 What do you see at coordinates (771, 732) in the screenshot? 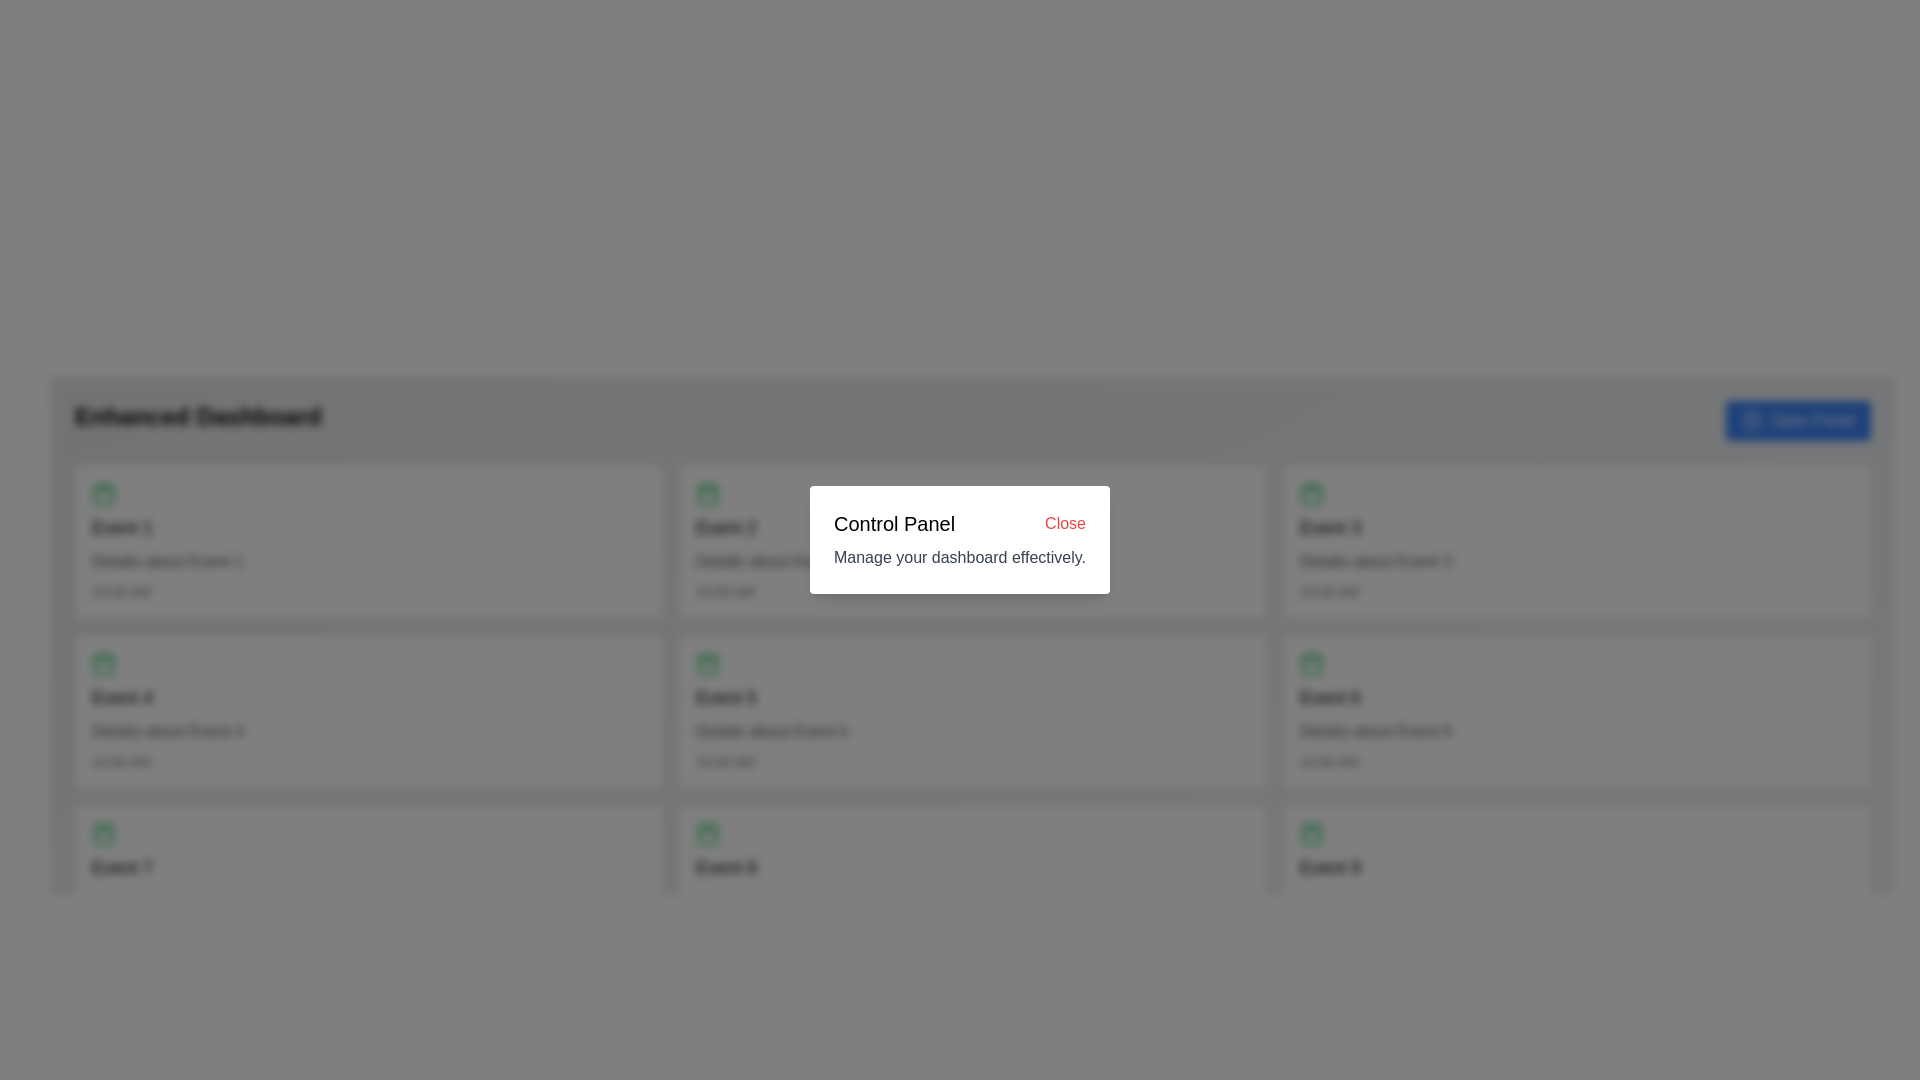
I see `the static textual content that describes 'Event 5', which is located within the event card, beneath the main title and above the event time` at bounding box center [771, 732].